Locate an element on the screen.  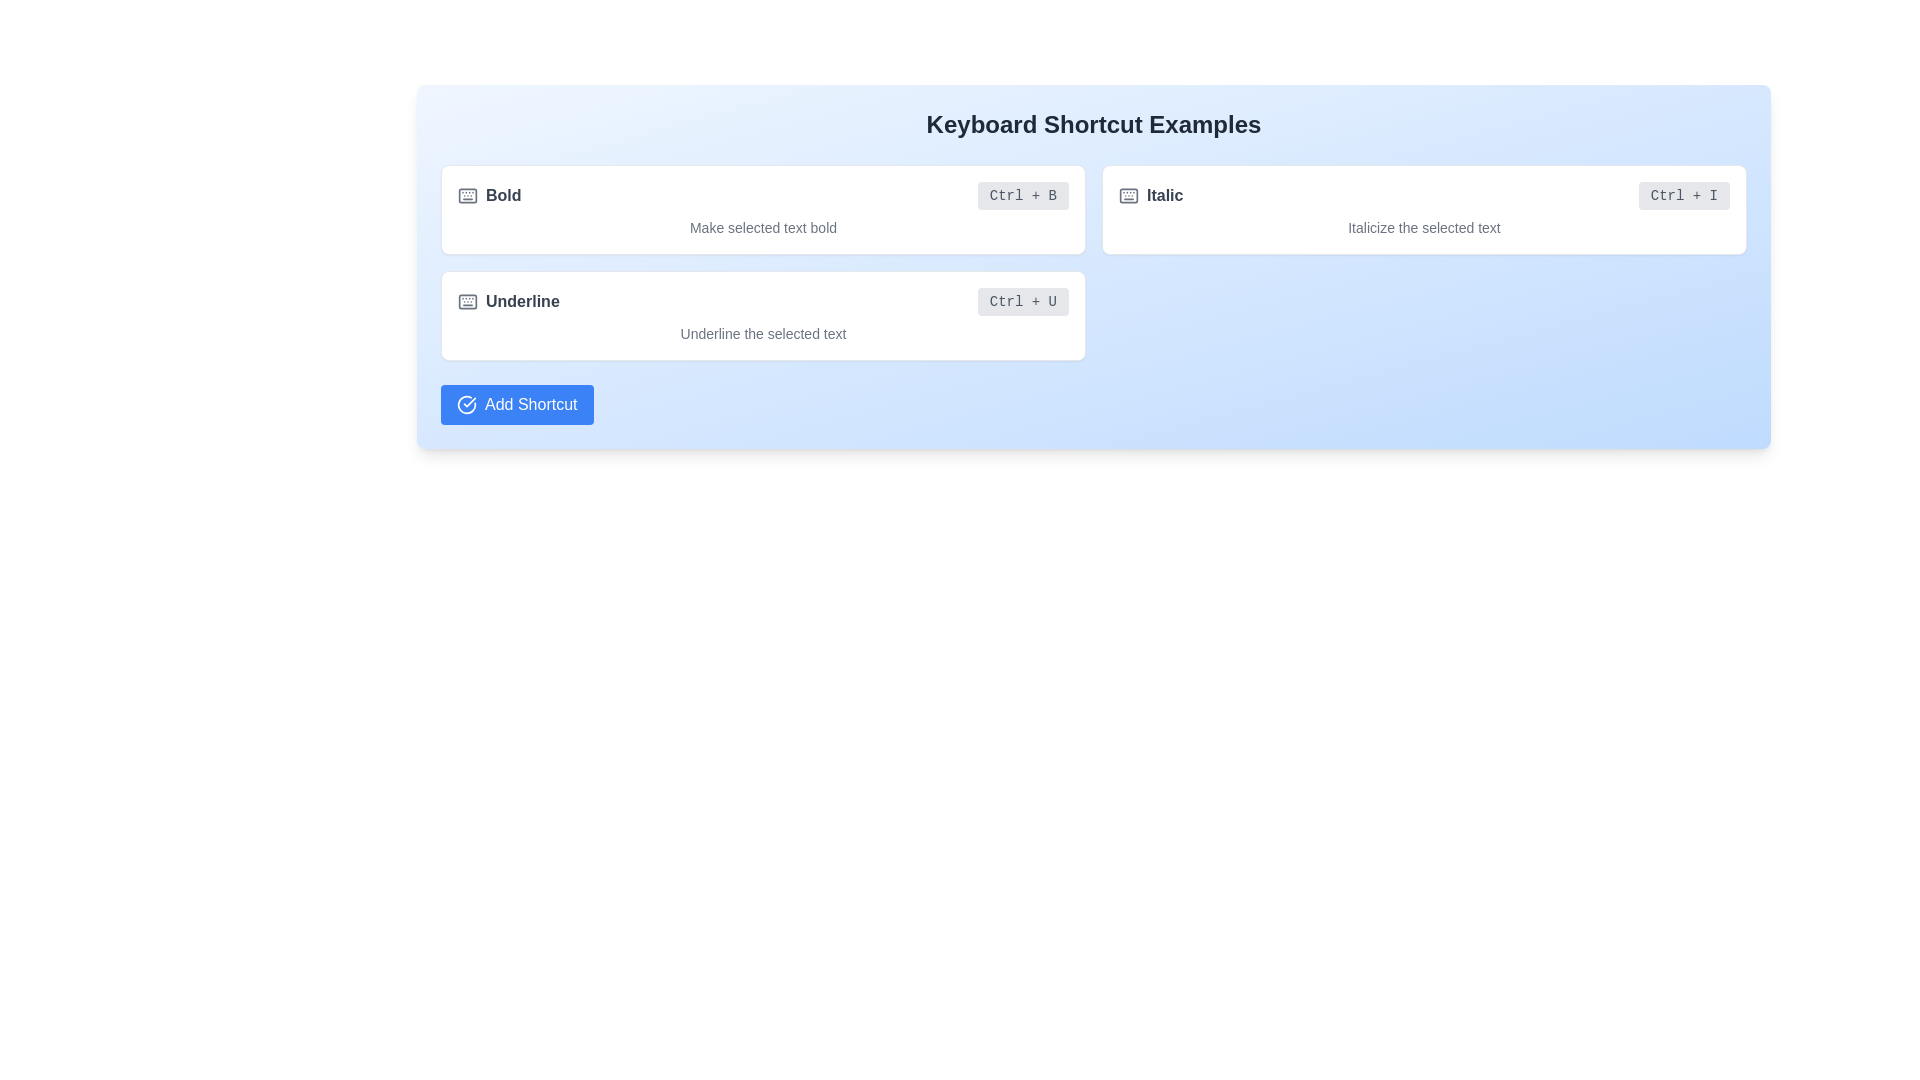
the decorative graphical element located at the bottom of the keyboard-like icon, which is next to the 'Bold' label in the top-left section of the interface is located at coordinates (466, 301).